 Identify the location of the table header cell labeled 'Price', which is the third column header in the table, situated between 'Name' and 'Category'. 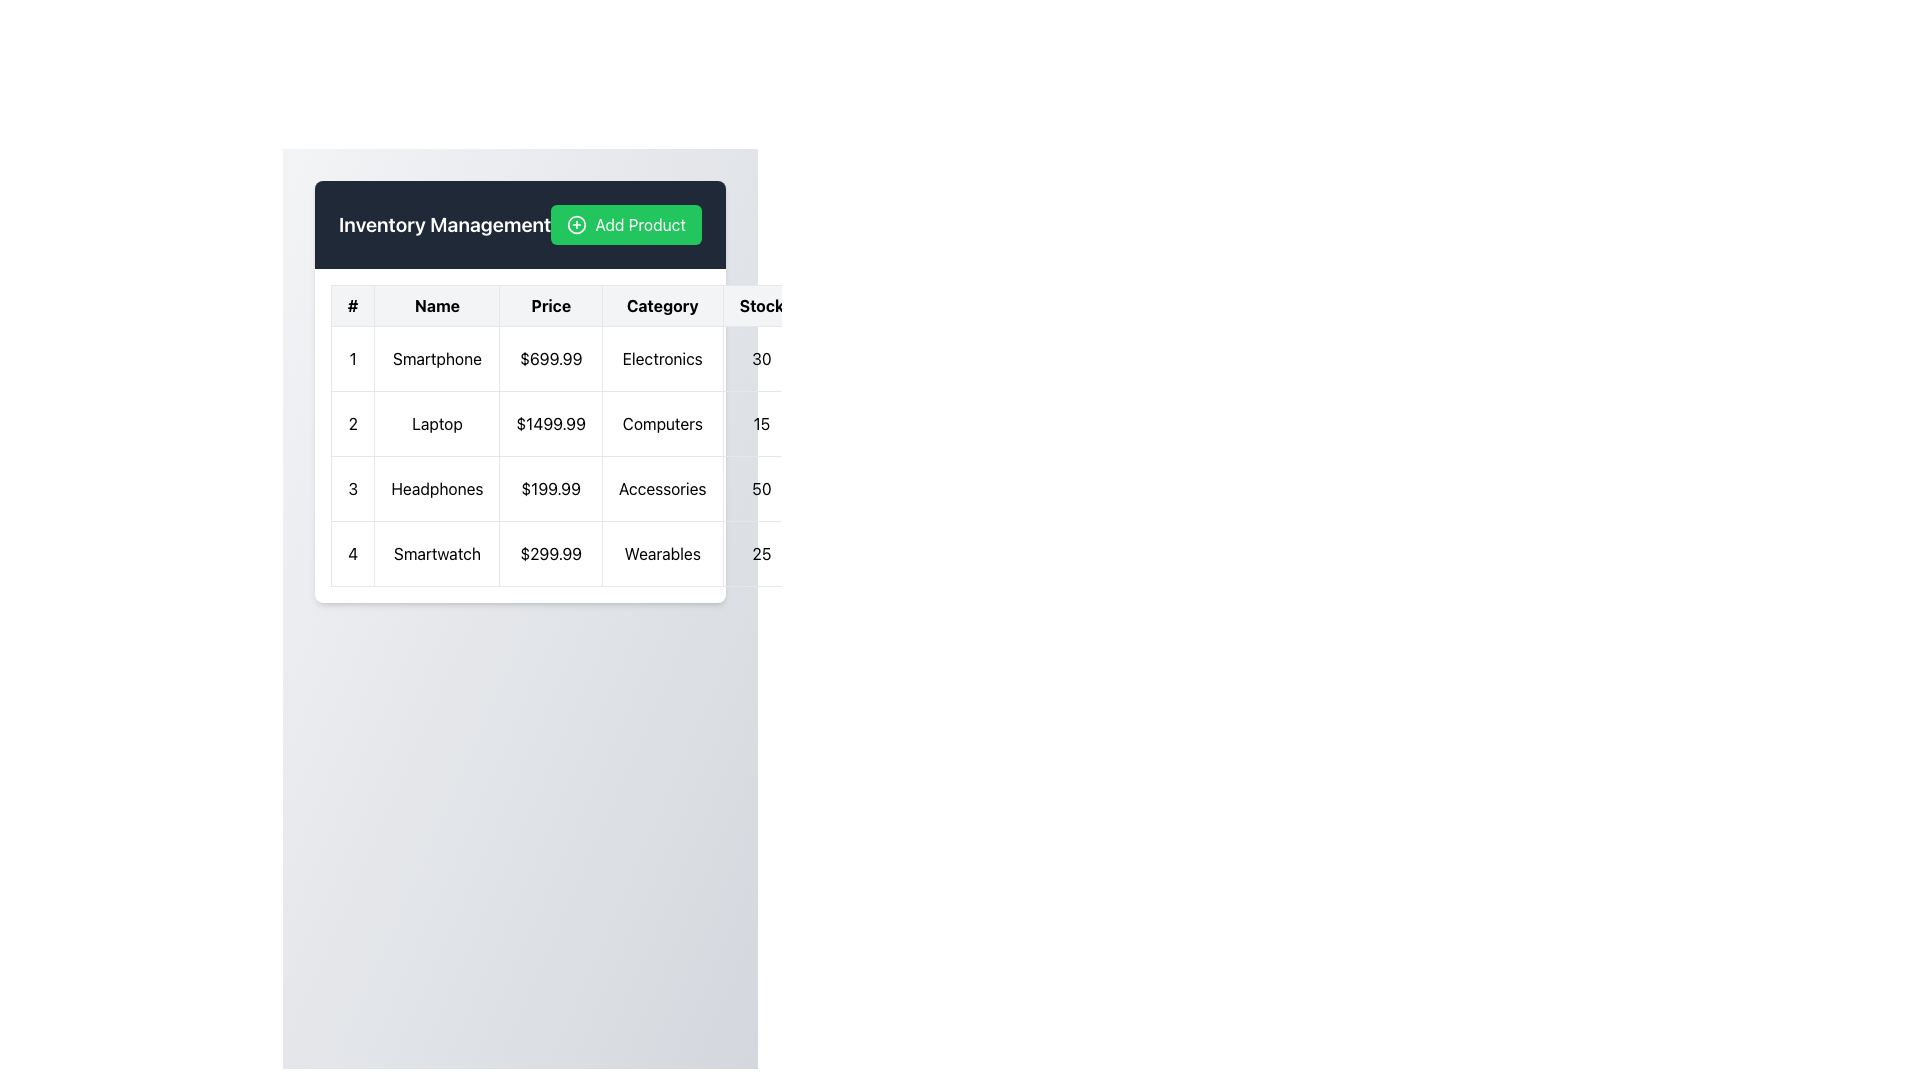
(551, 305).